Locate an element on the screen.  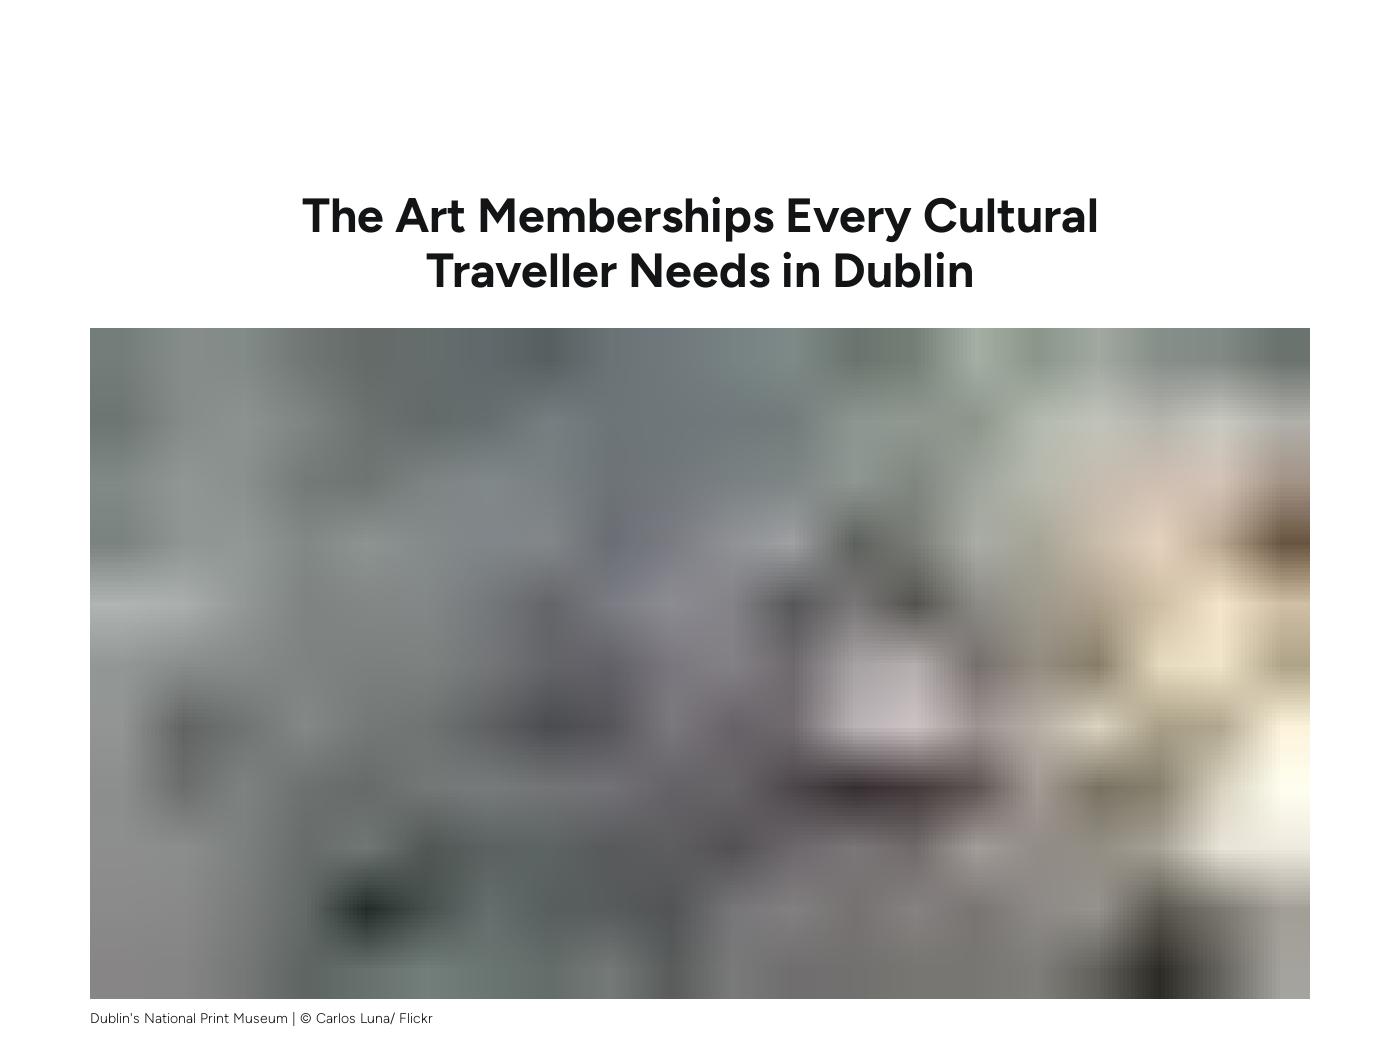
'meet our Local Insider' is located at coordinates (516, 369).